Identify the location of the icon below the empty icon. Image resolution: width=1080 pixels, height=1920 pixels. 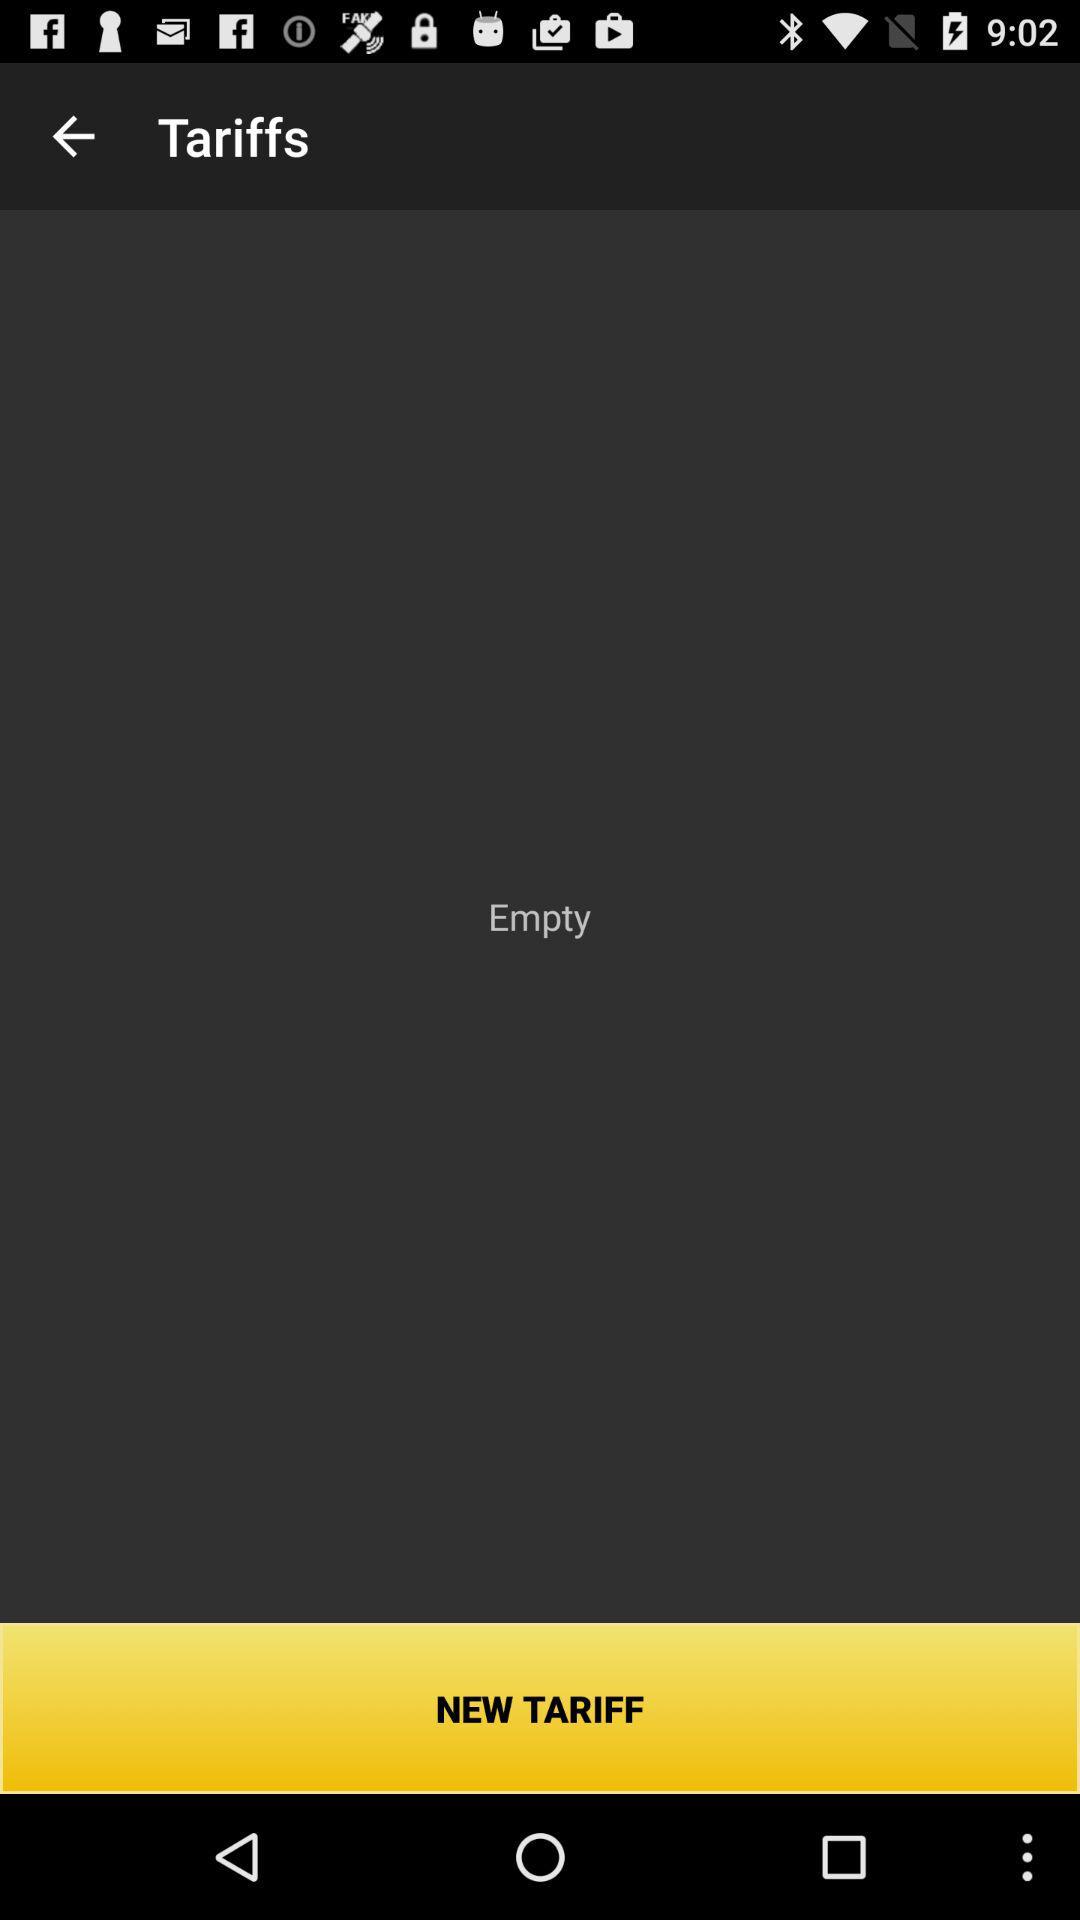
(540, 1707).